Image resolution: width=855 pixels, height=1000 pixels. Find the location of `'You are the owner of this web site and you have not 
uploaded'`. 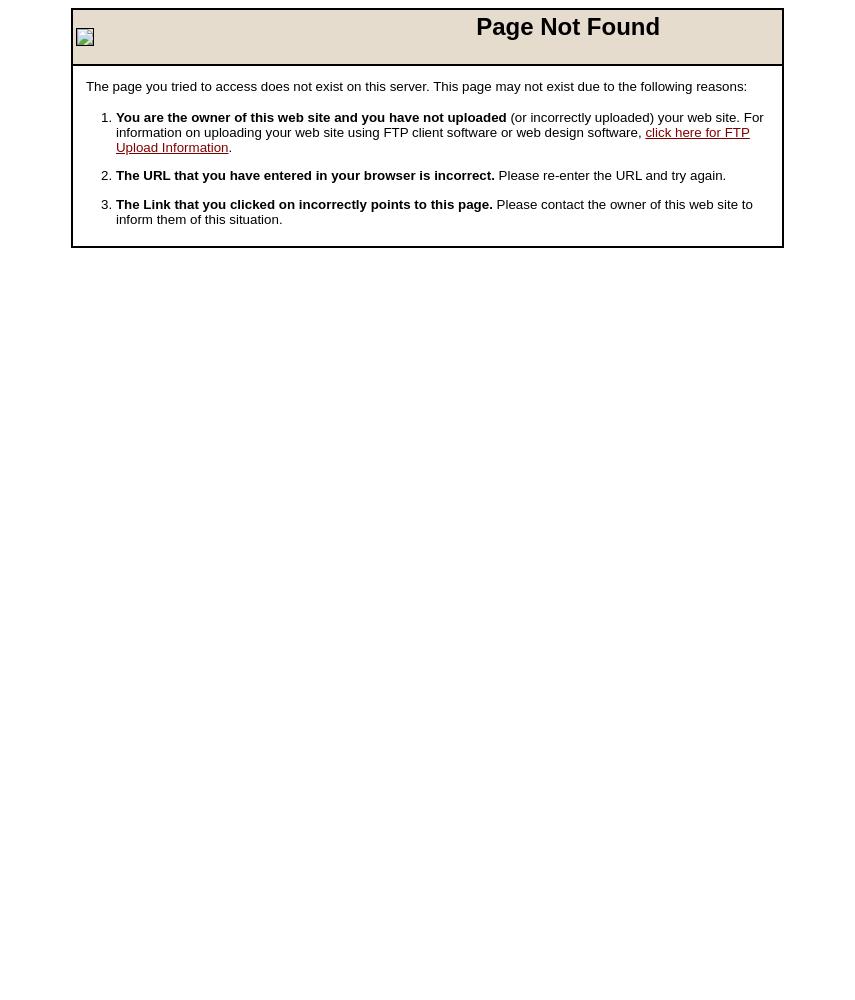

'You are the owner of this web site and you have not 
uploaded' is located at coordinates (309, 115).